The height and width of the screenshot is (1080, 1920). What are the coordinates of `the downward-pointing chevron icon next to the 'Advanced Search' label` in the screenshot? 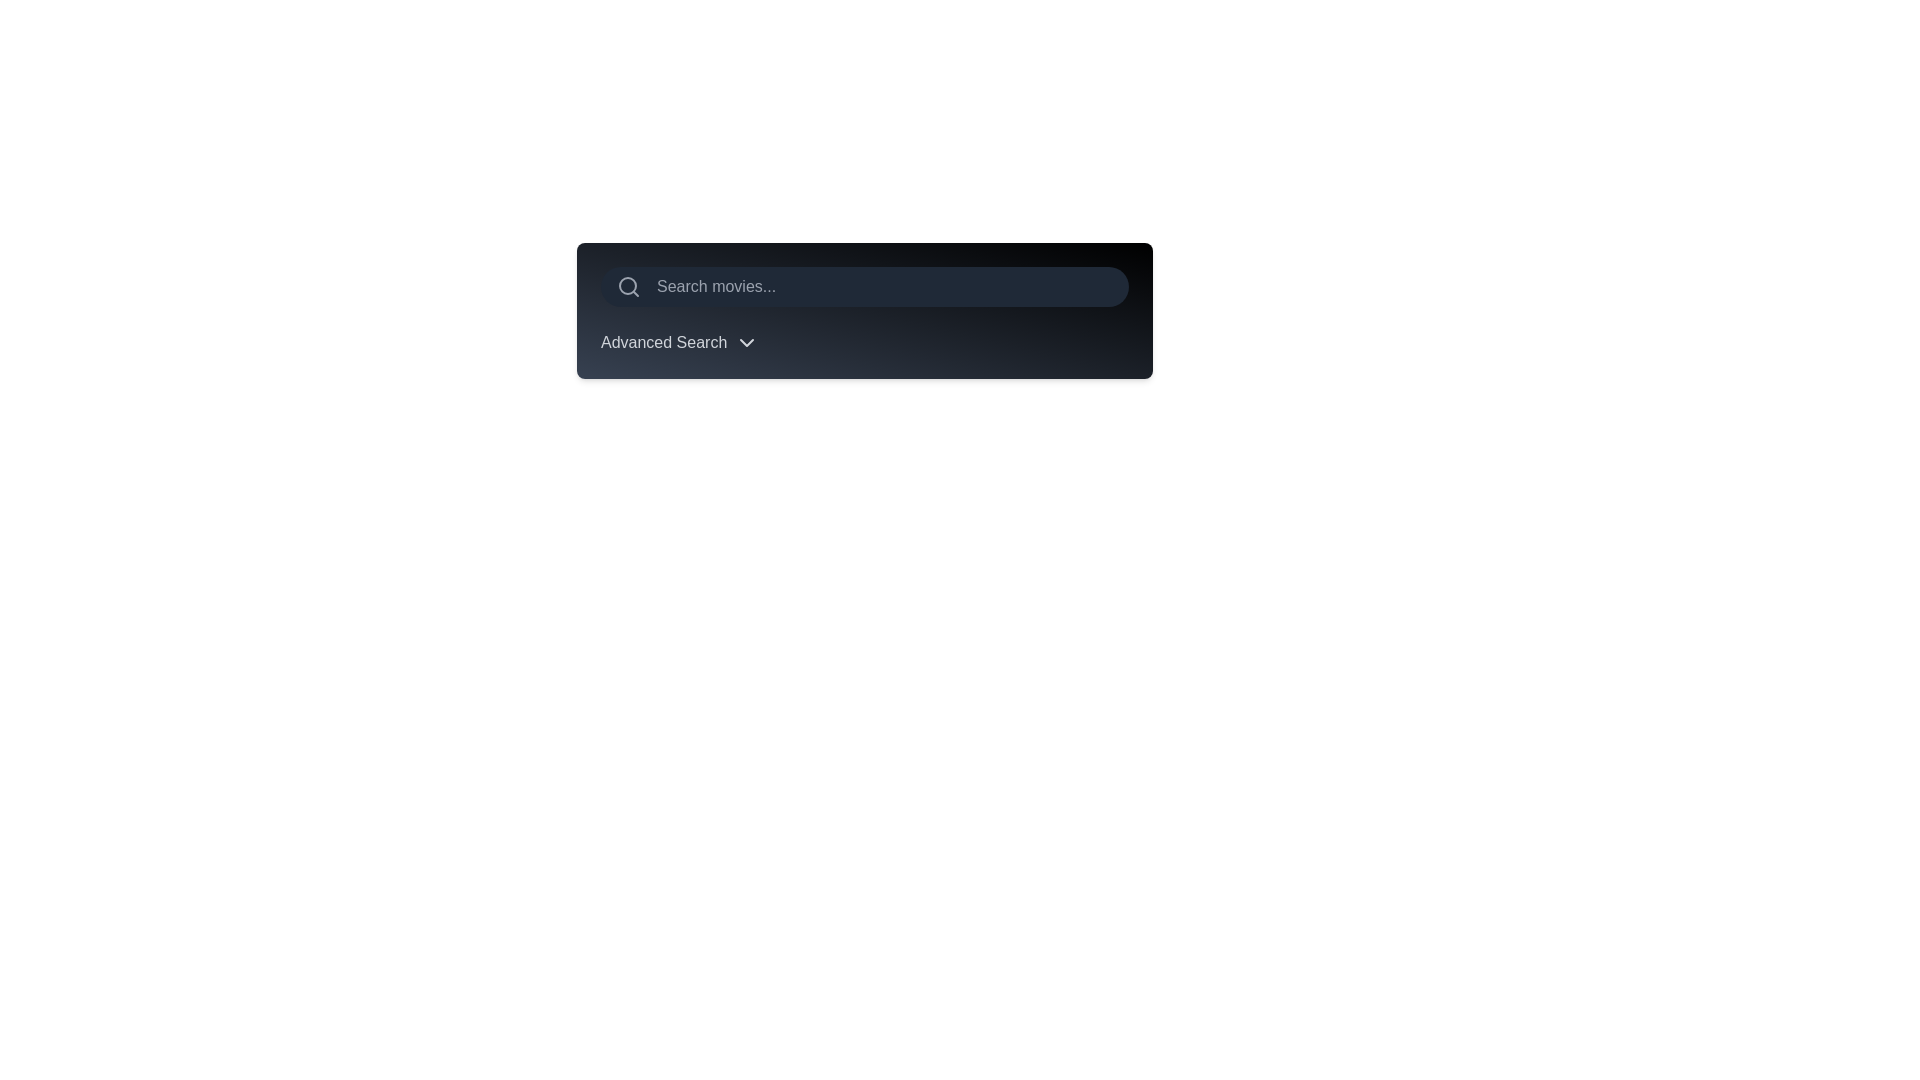 It's located at (746, 342).